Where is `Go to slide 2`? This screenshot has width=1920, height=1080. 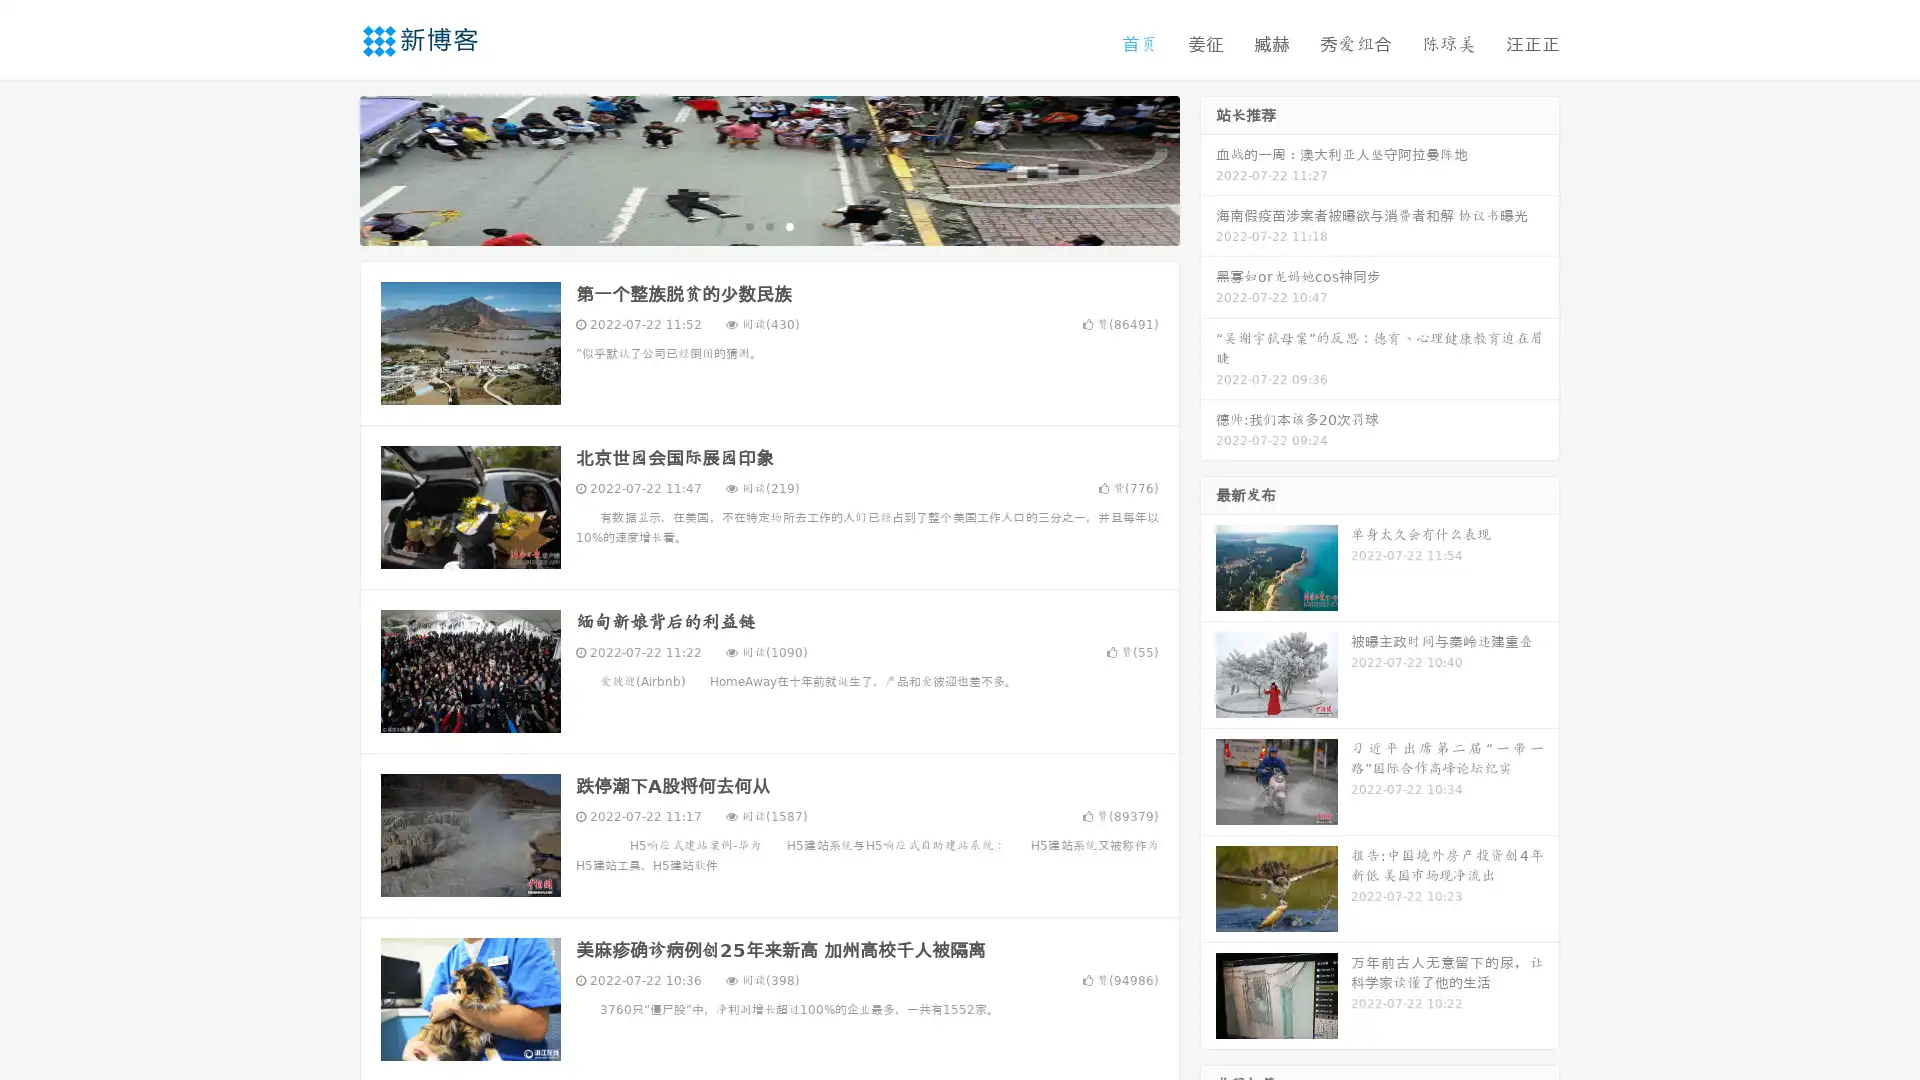 Go to slide 2 is located at coordinates (768, 225).